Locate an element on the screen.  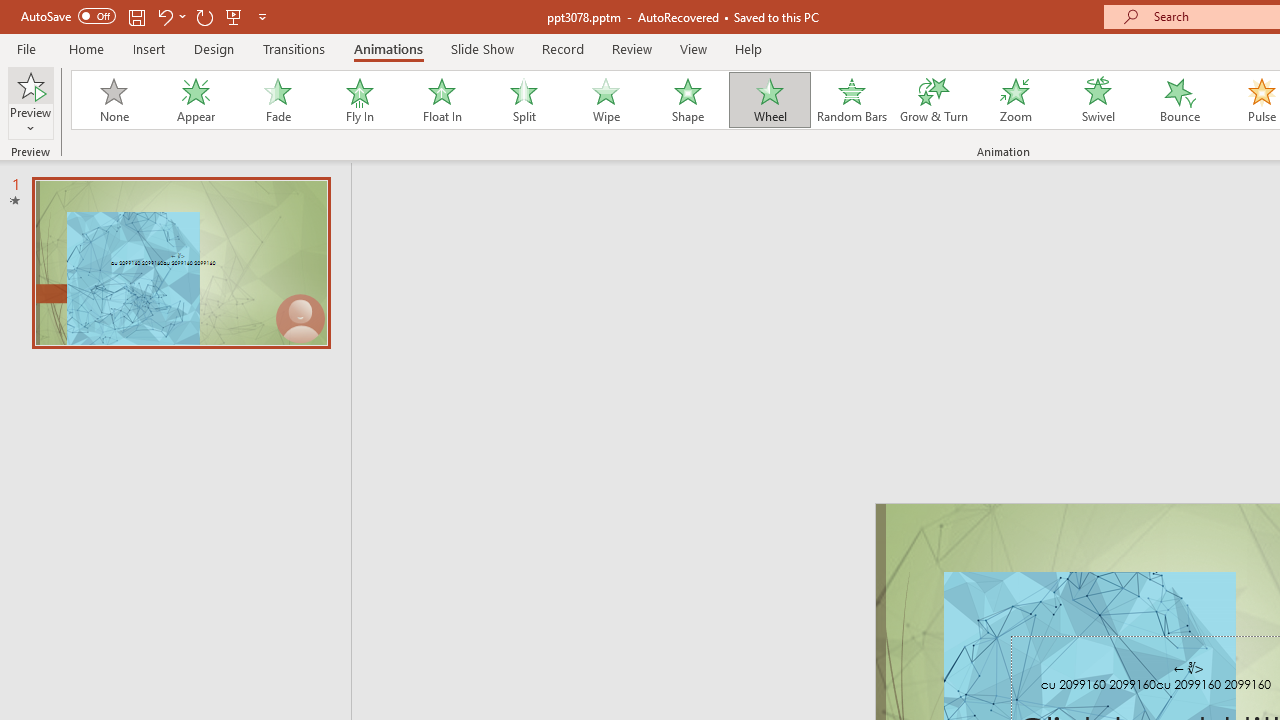
'None' is located at coordinates (112, 100).